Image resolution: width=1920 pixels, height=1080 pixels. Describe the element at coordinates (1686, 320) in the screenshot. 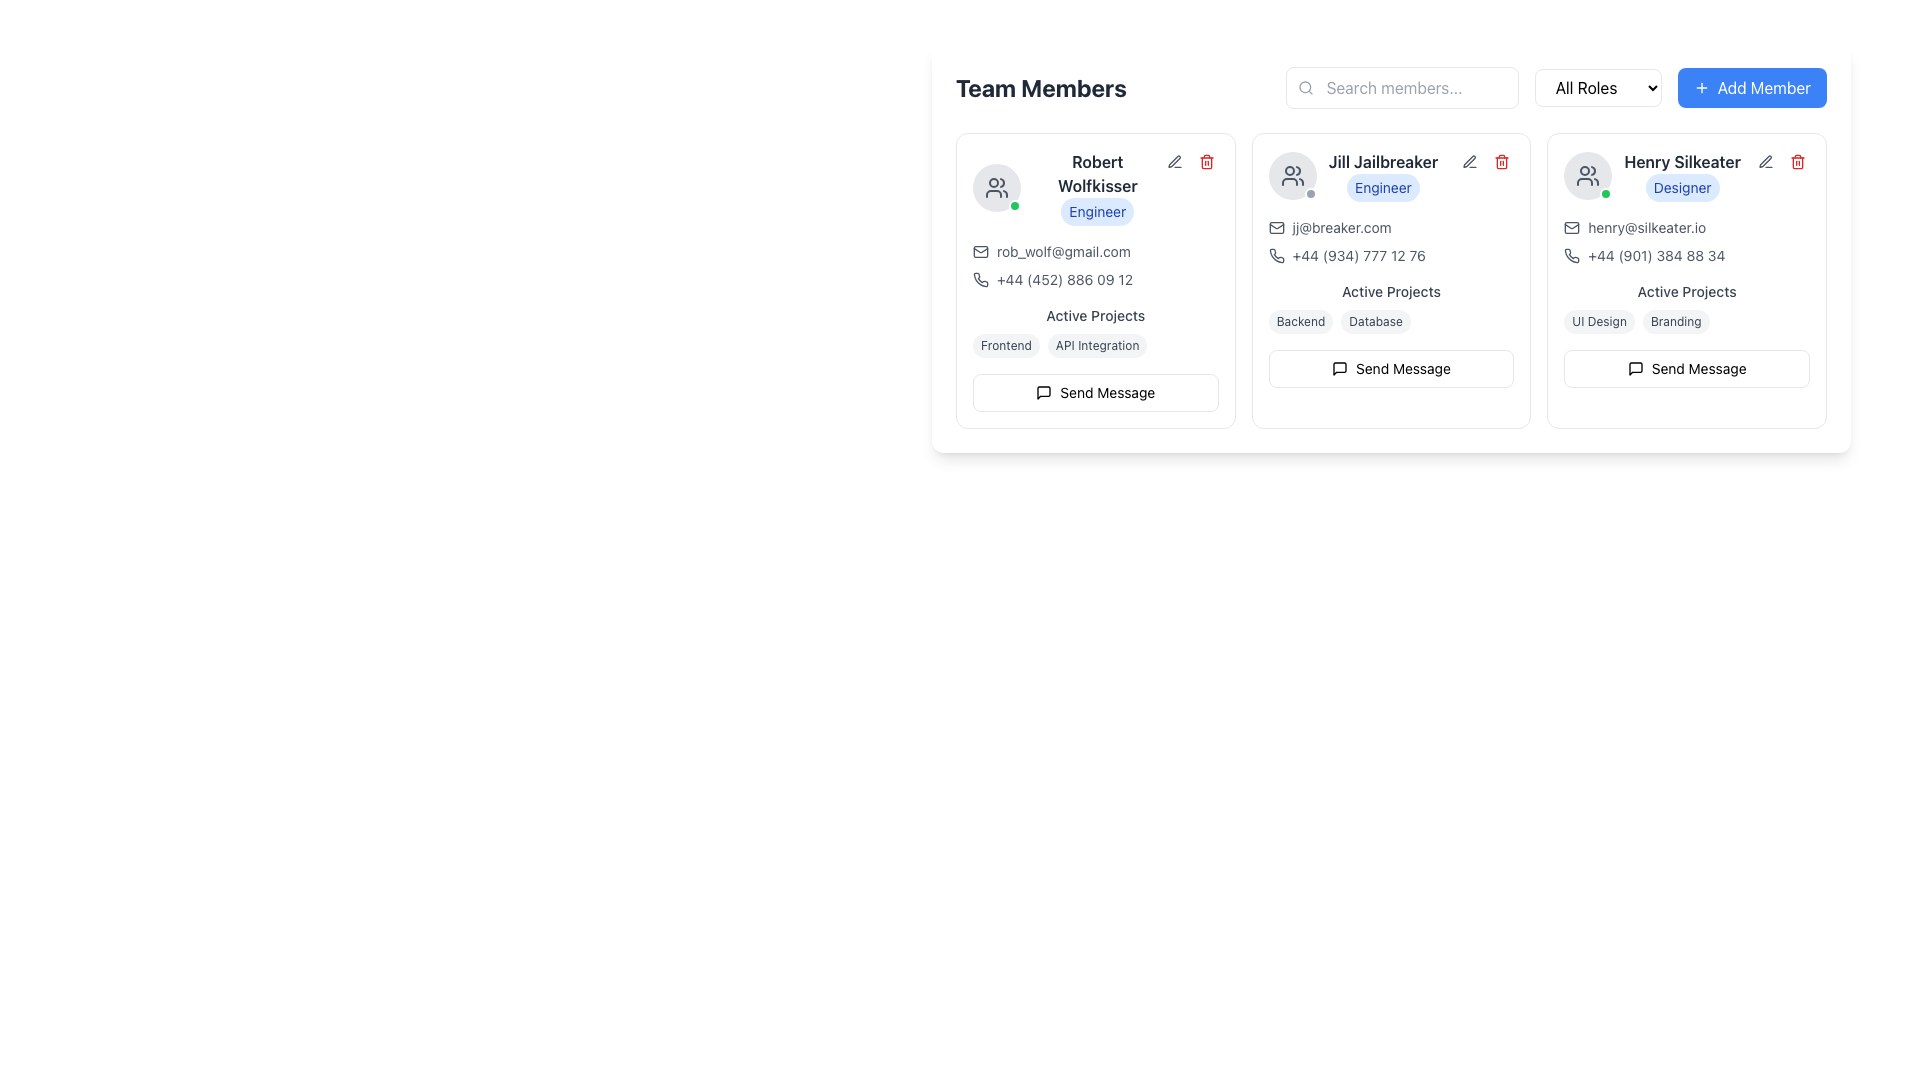

I see `the Label group located in the Active Projects section of Henry Silkeater's card, which displays current projects or skills` at that location.